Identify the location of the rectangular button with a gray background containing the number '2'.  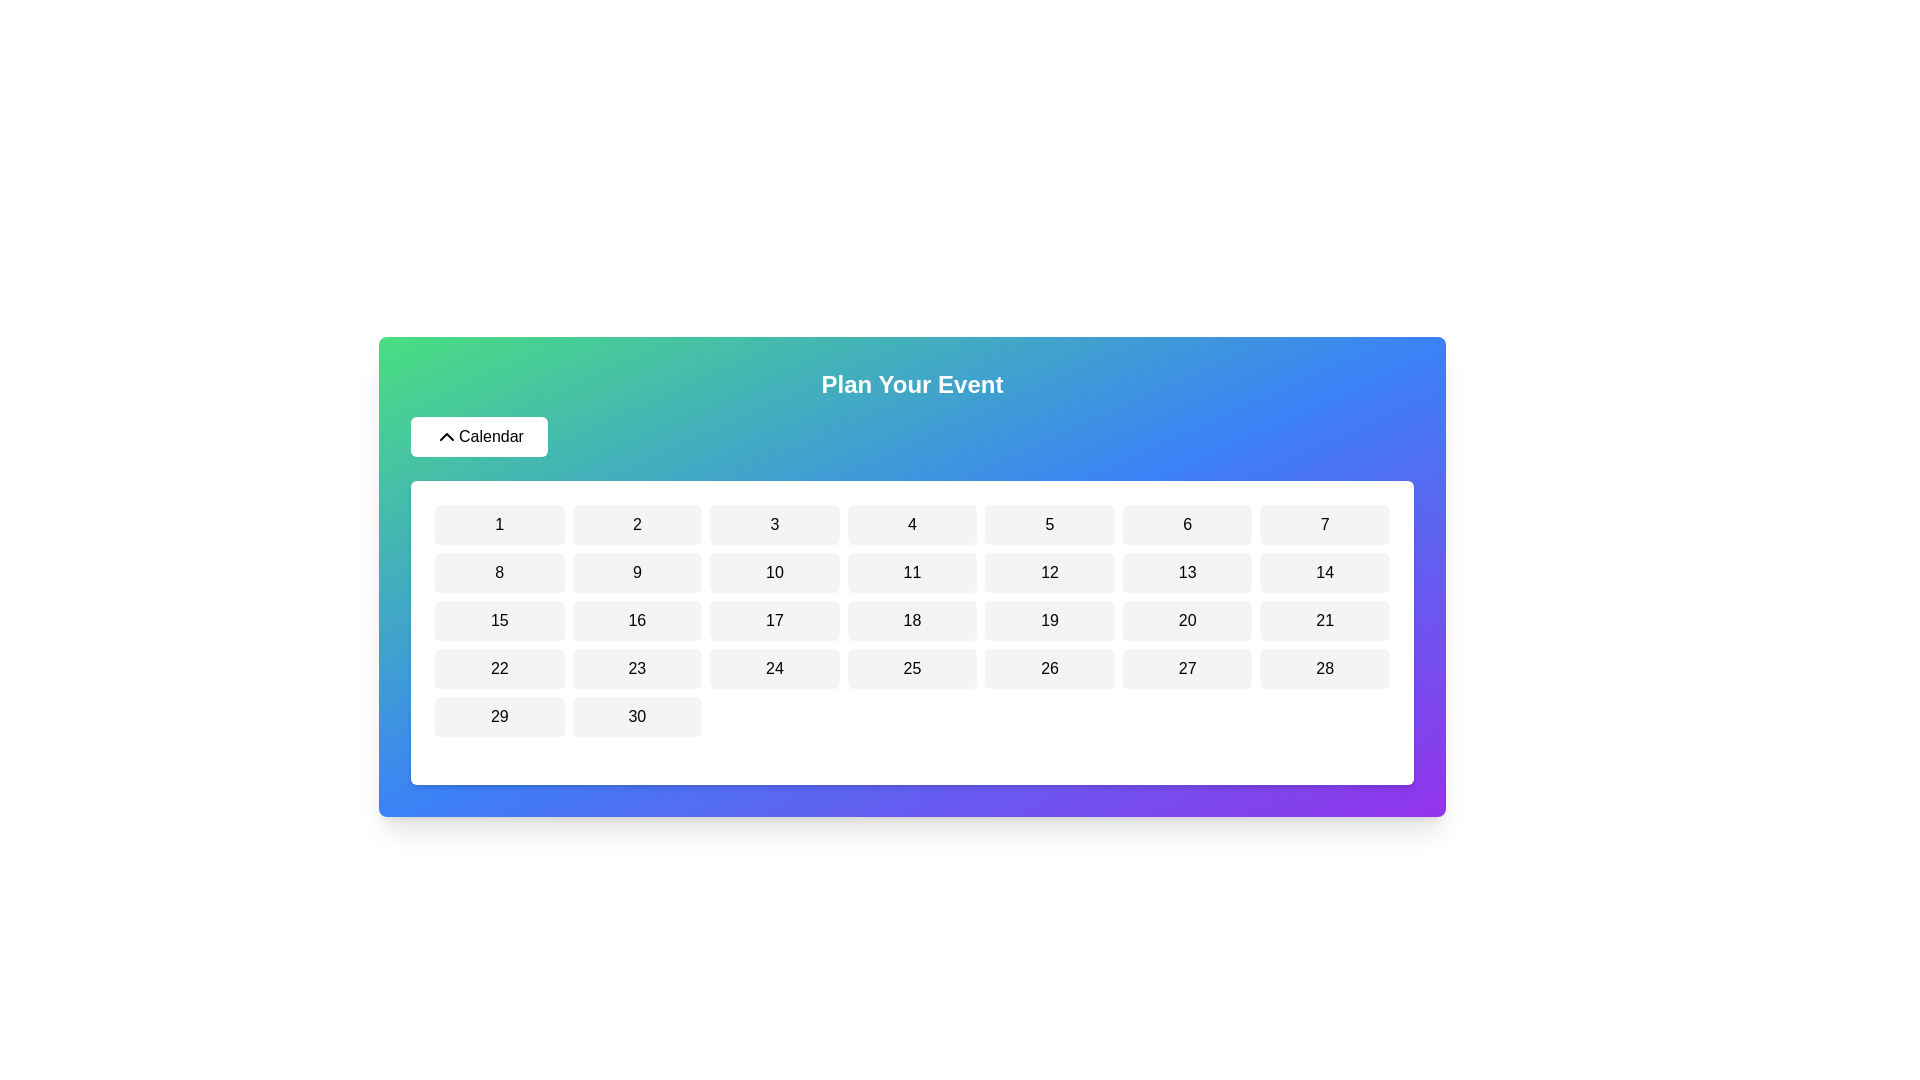
(636, 523).